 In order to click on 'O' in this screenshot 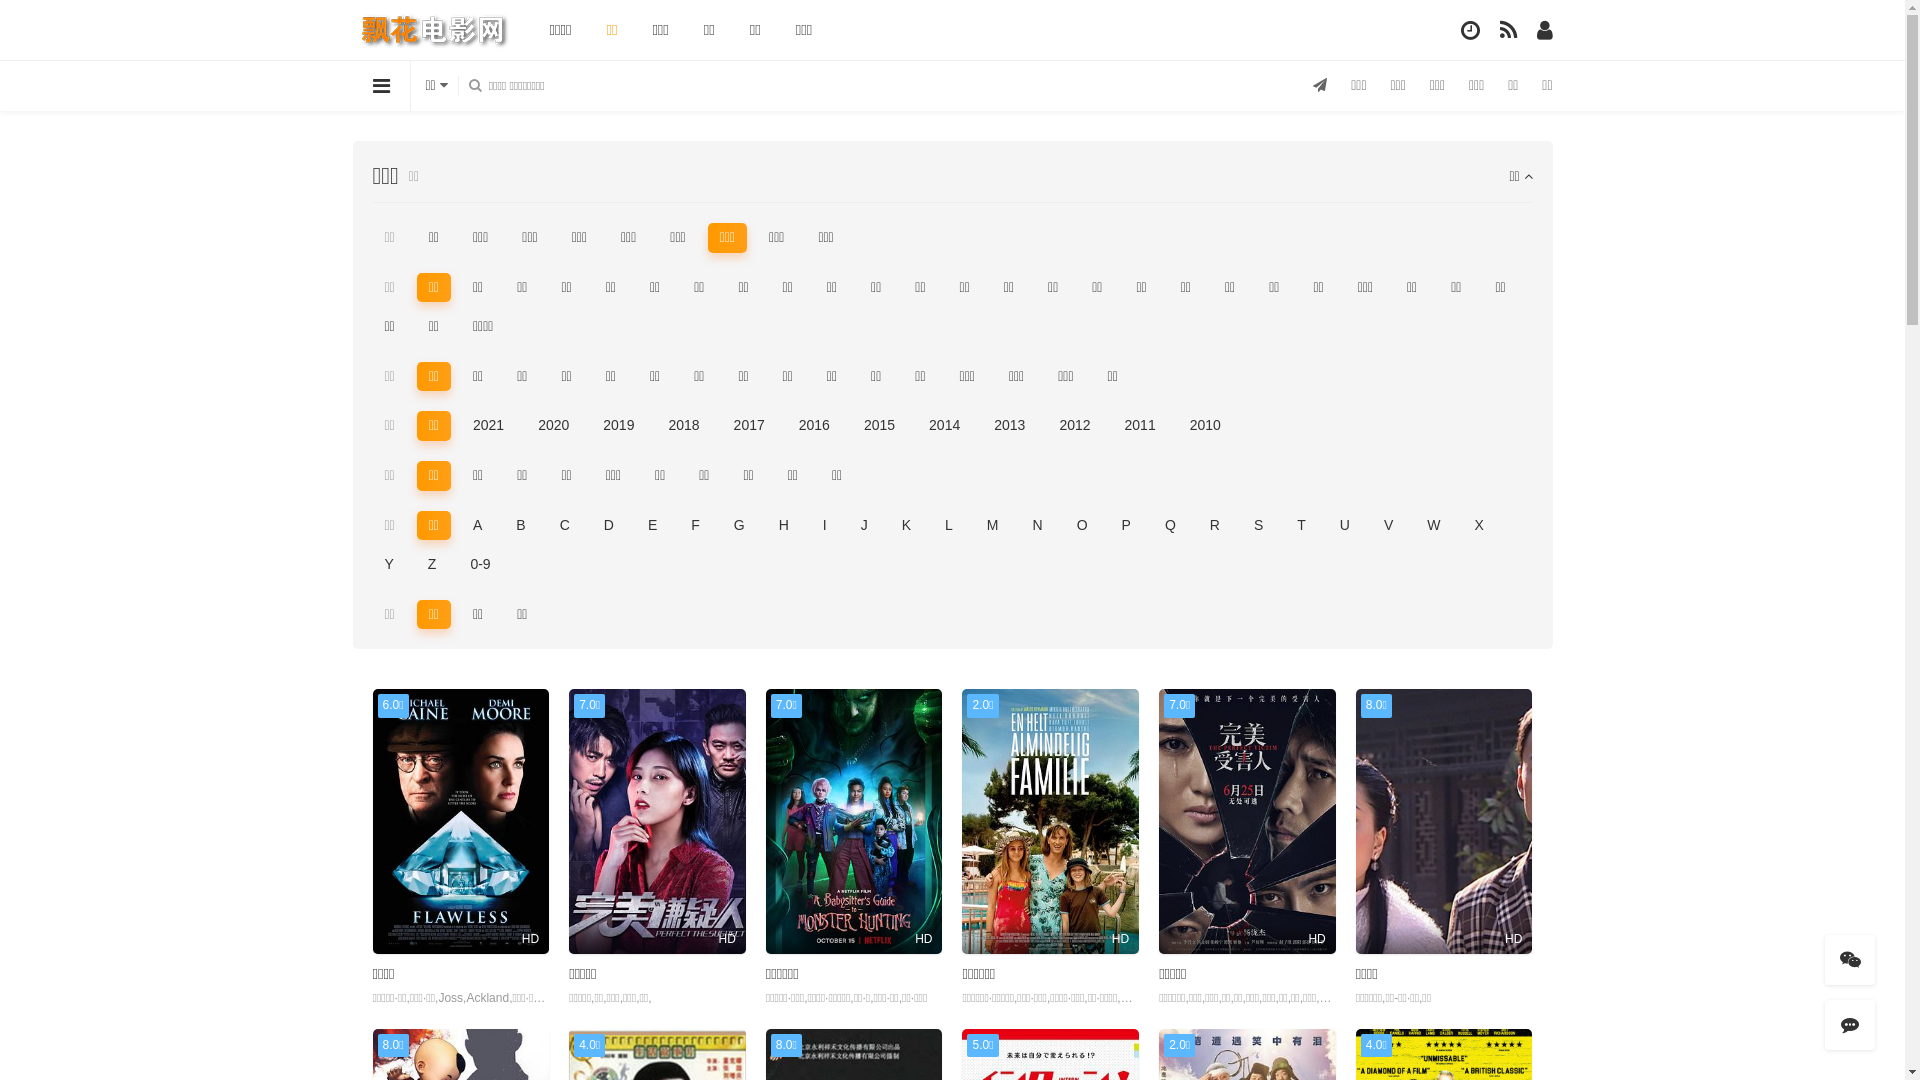, I will do `click(1081, 524)`.